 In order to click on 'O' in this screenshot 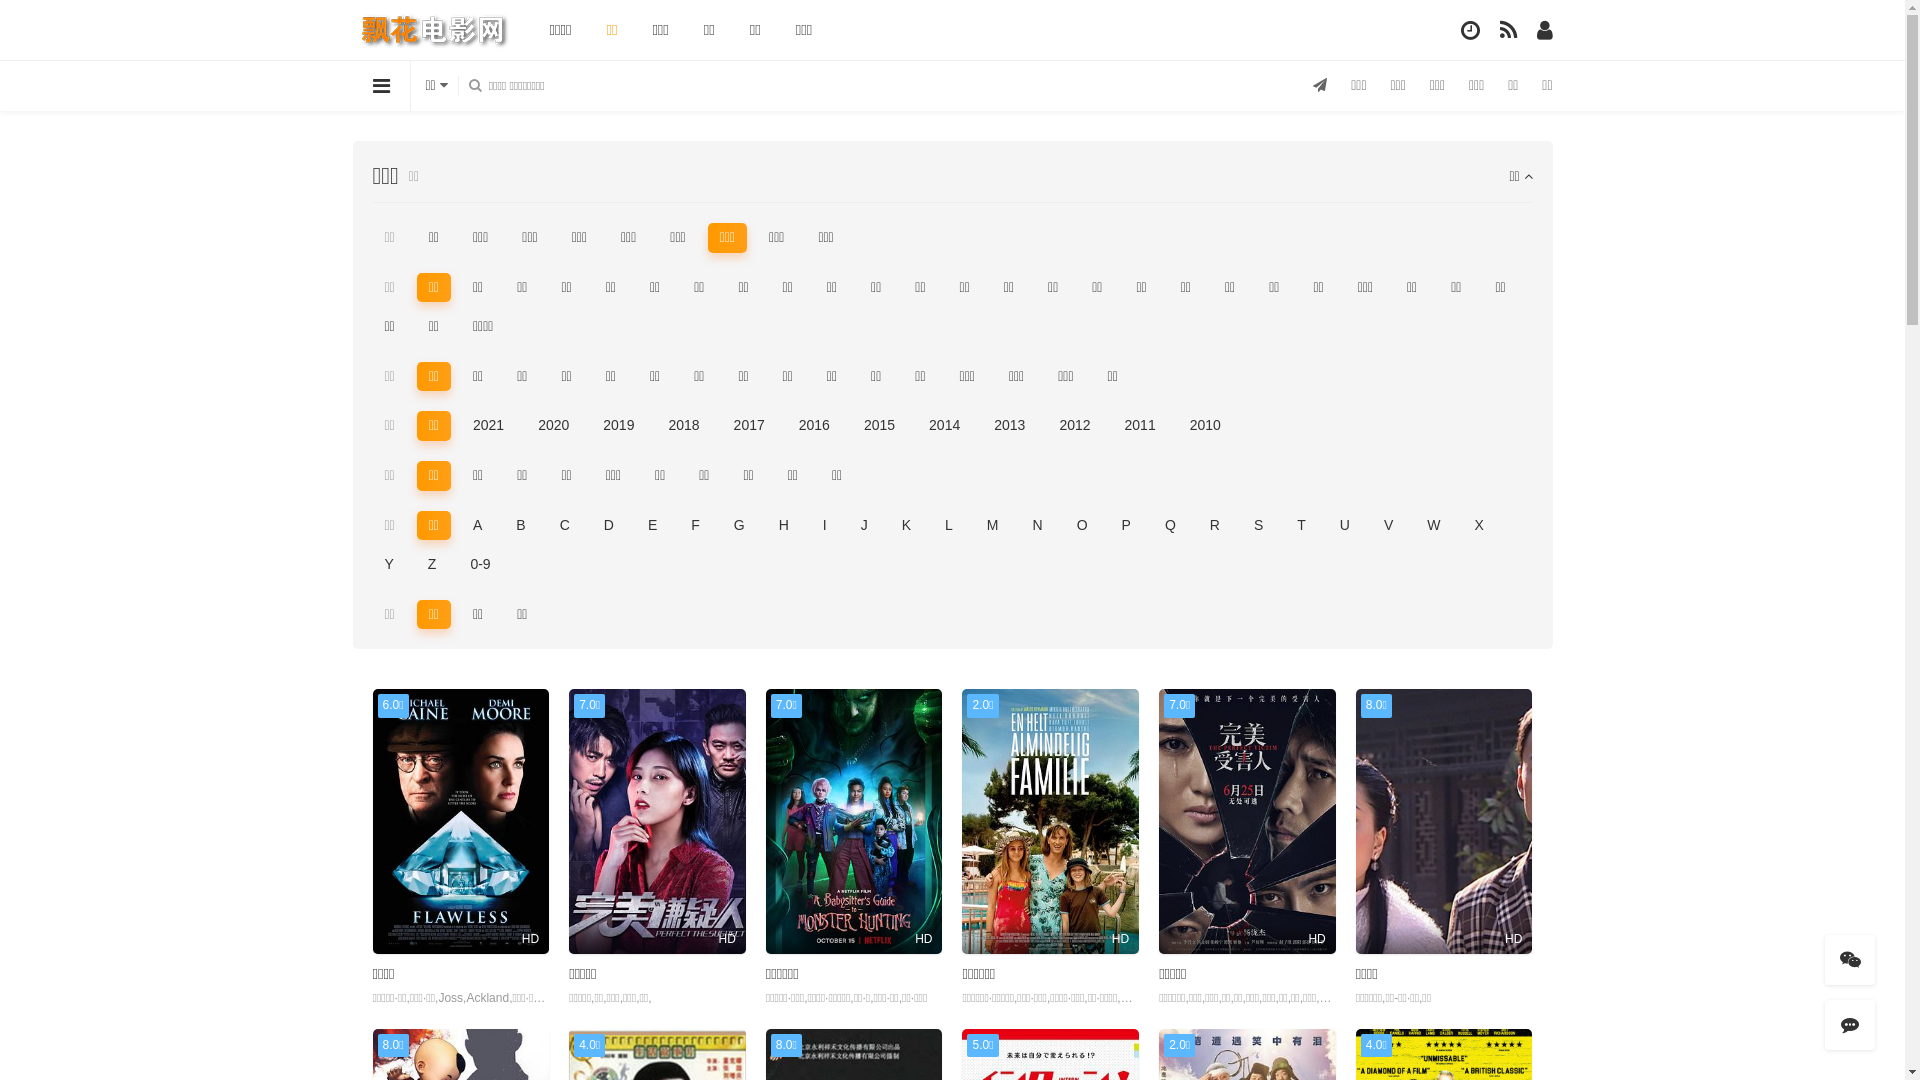, I will do `click(1081, 524)`.